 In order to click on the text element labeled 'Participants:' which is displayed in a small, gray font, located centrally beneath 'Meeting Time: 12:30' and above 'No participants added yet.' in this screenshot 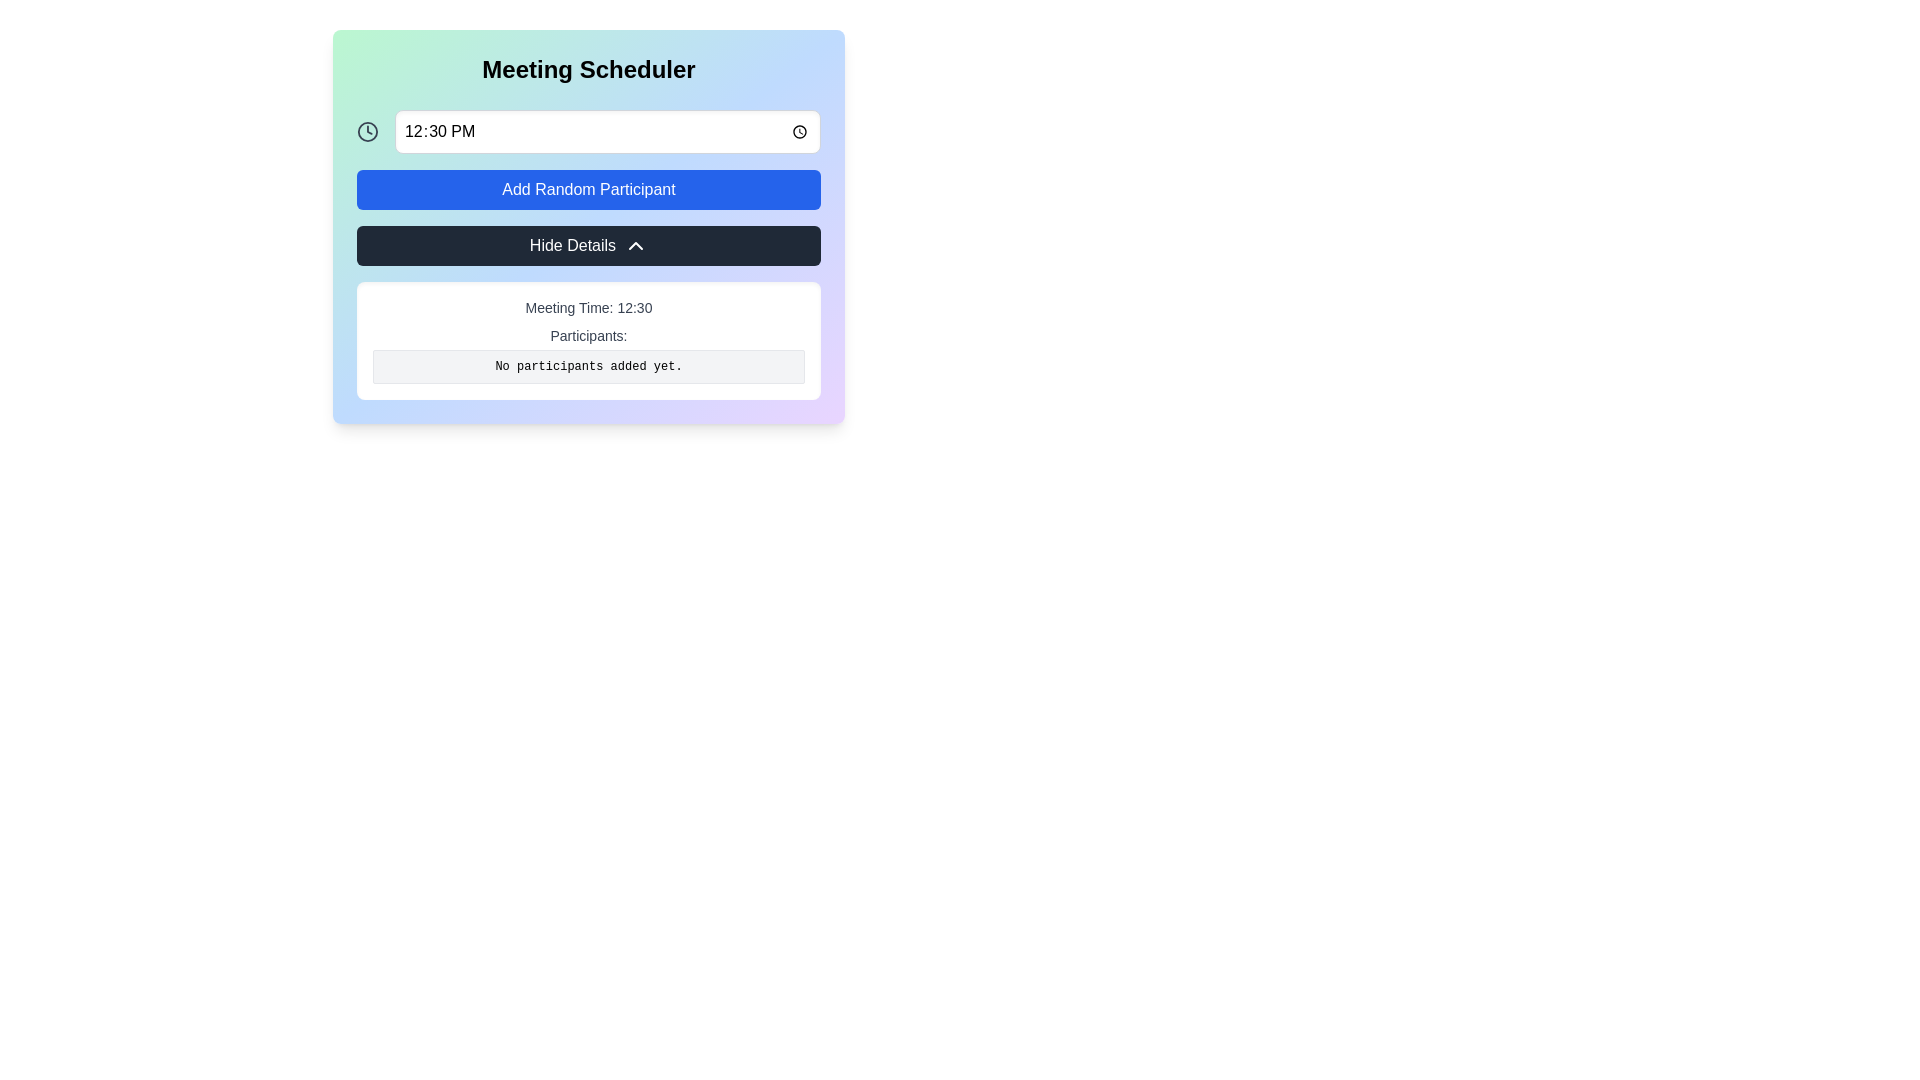, I will do `click(588, 334)`.